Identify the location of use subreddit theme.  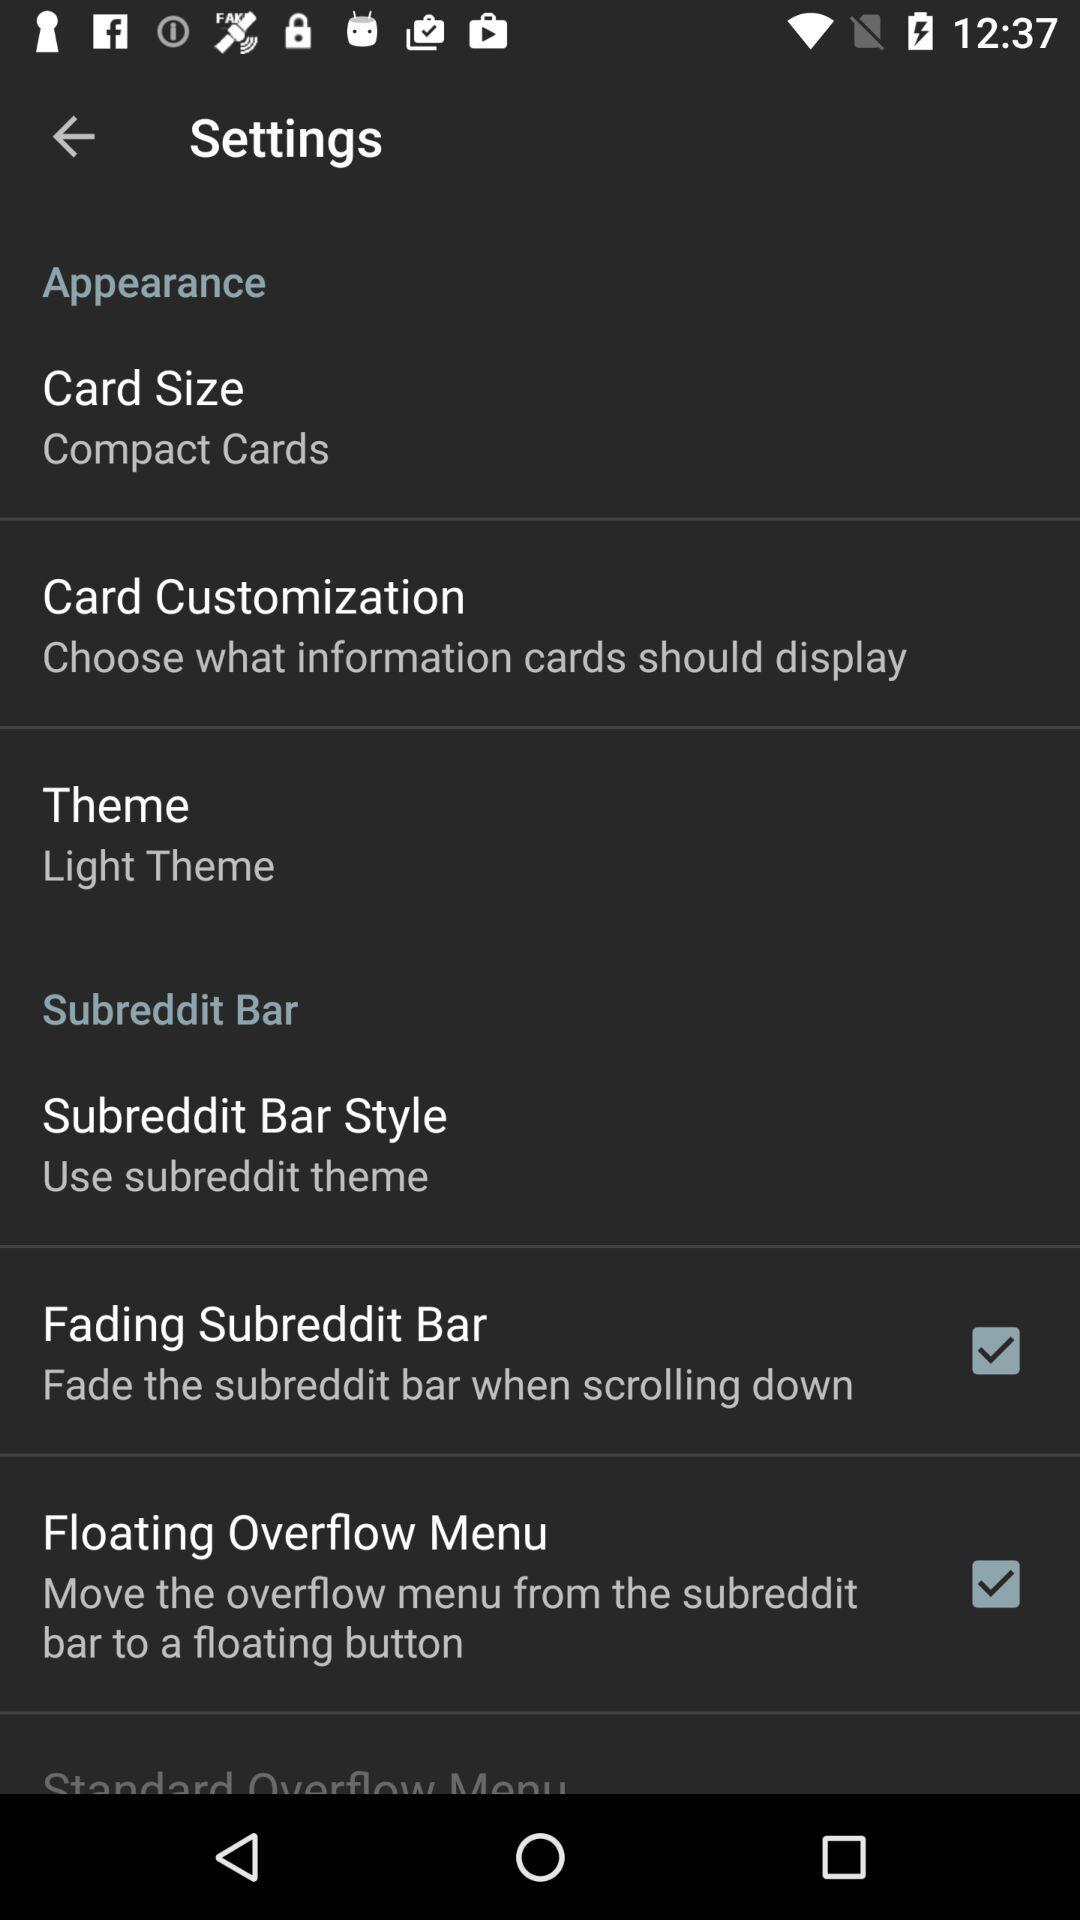
(234, 1174).